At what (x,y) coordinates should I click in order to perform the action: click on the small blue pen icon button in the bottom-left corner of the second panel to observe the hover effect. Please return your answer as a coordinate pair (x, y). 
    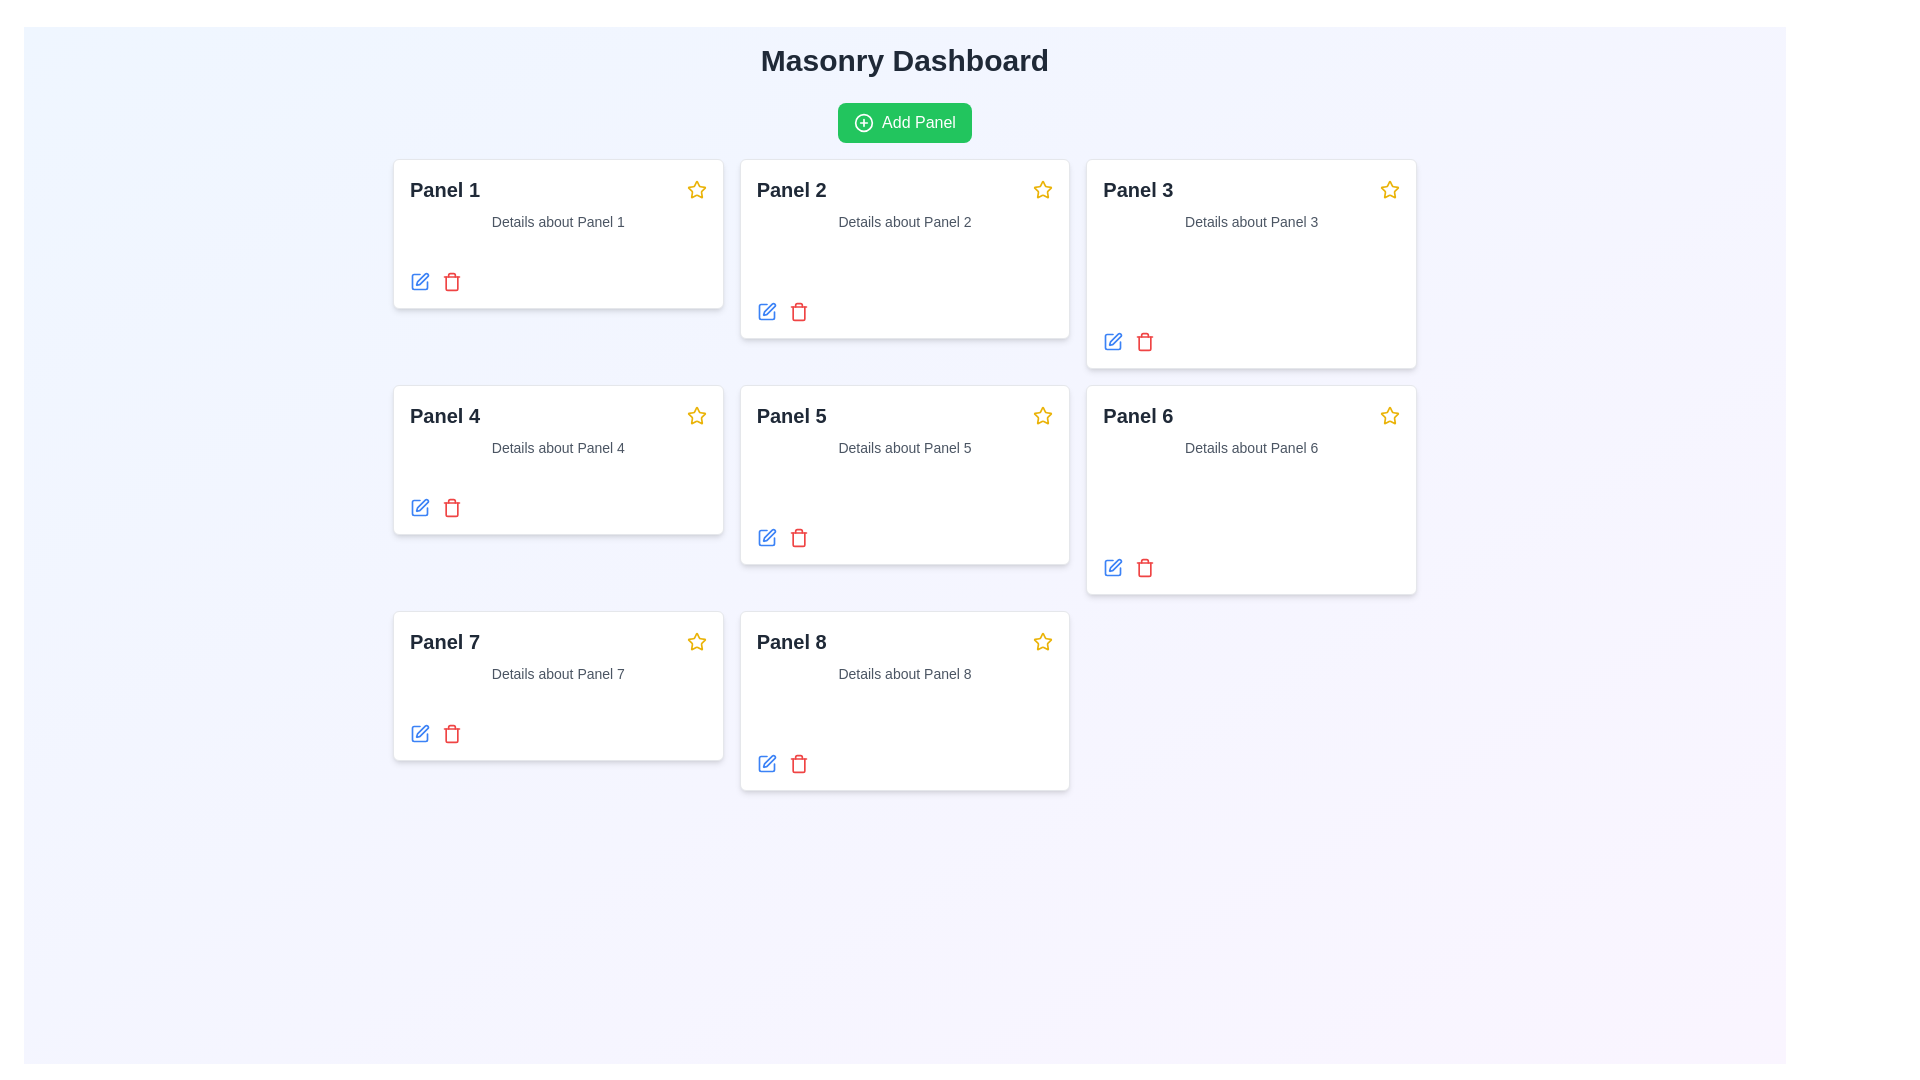
    Looking at the image, I should click on (765, 312).